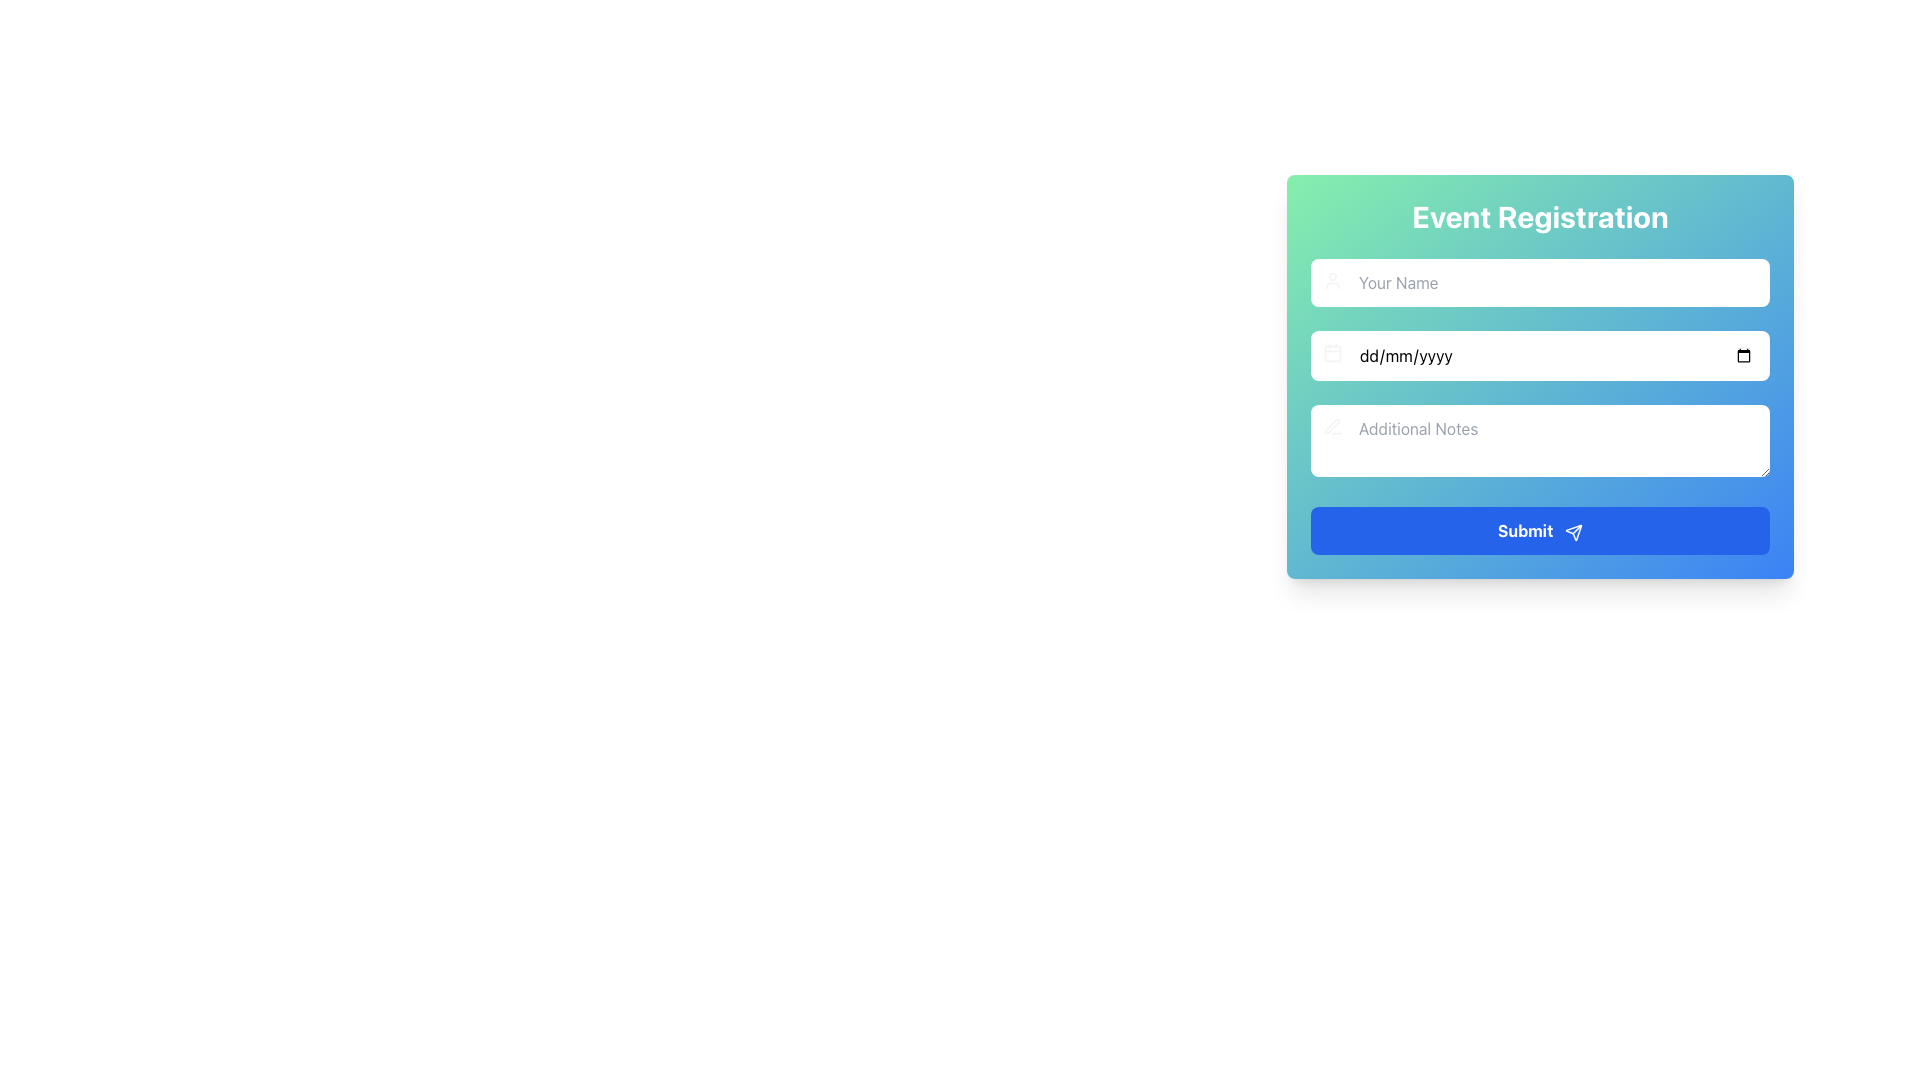  I want to click on the send icon embedded within the 'Submit' button, located to the right of the text label, so click(1573, 531).